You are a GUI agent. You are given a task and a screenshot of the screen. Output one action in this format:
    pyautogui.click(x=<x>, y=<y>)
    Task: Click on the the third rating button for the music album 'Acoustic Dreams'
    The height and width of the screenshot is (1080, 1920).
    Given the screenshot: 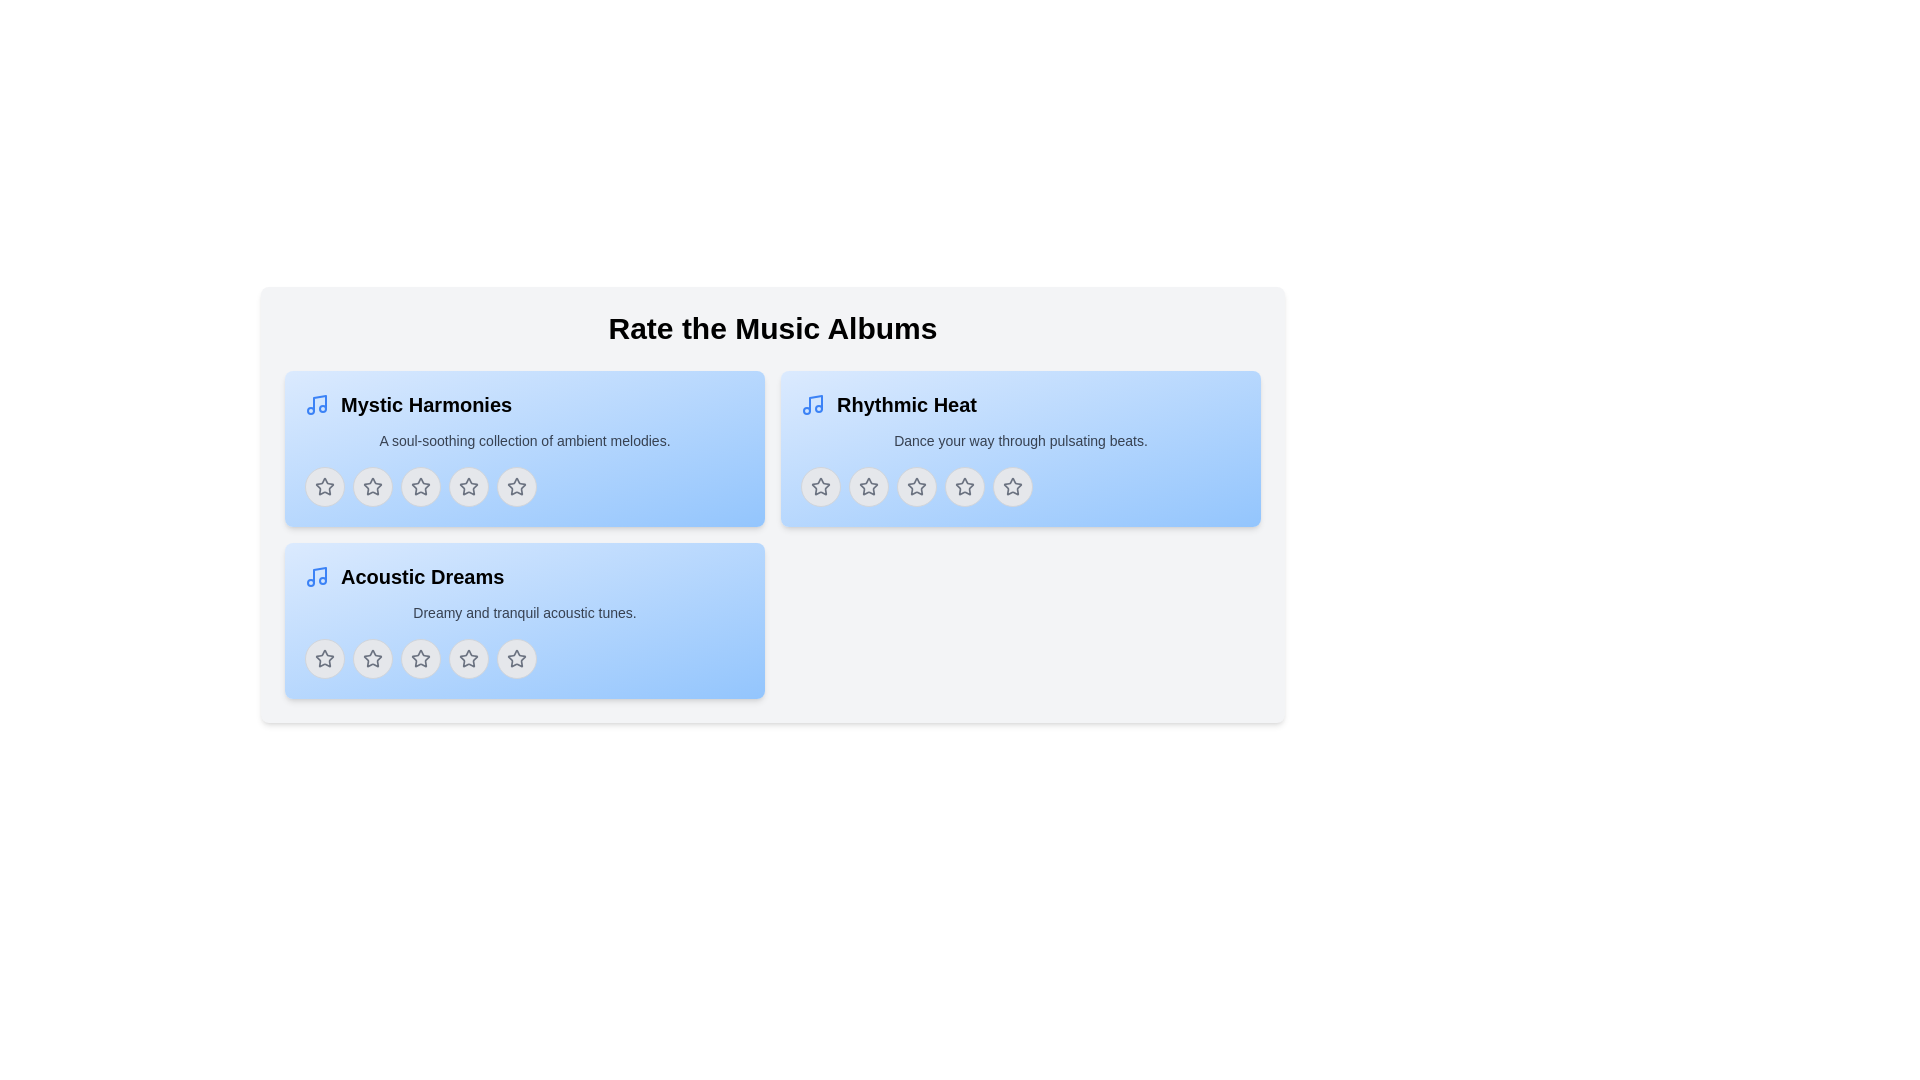 What is the action you would take?
    pyautogui.click(x=420, y=659)
    